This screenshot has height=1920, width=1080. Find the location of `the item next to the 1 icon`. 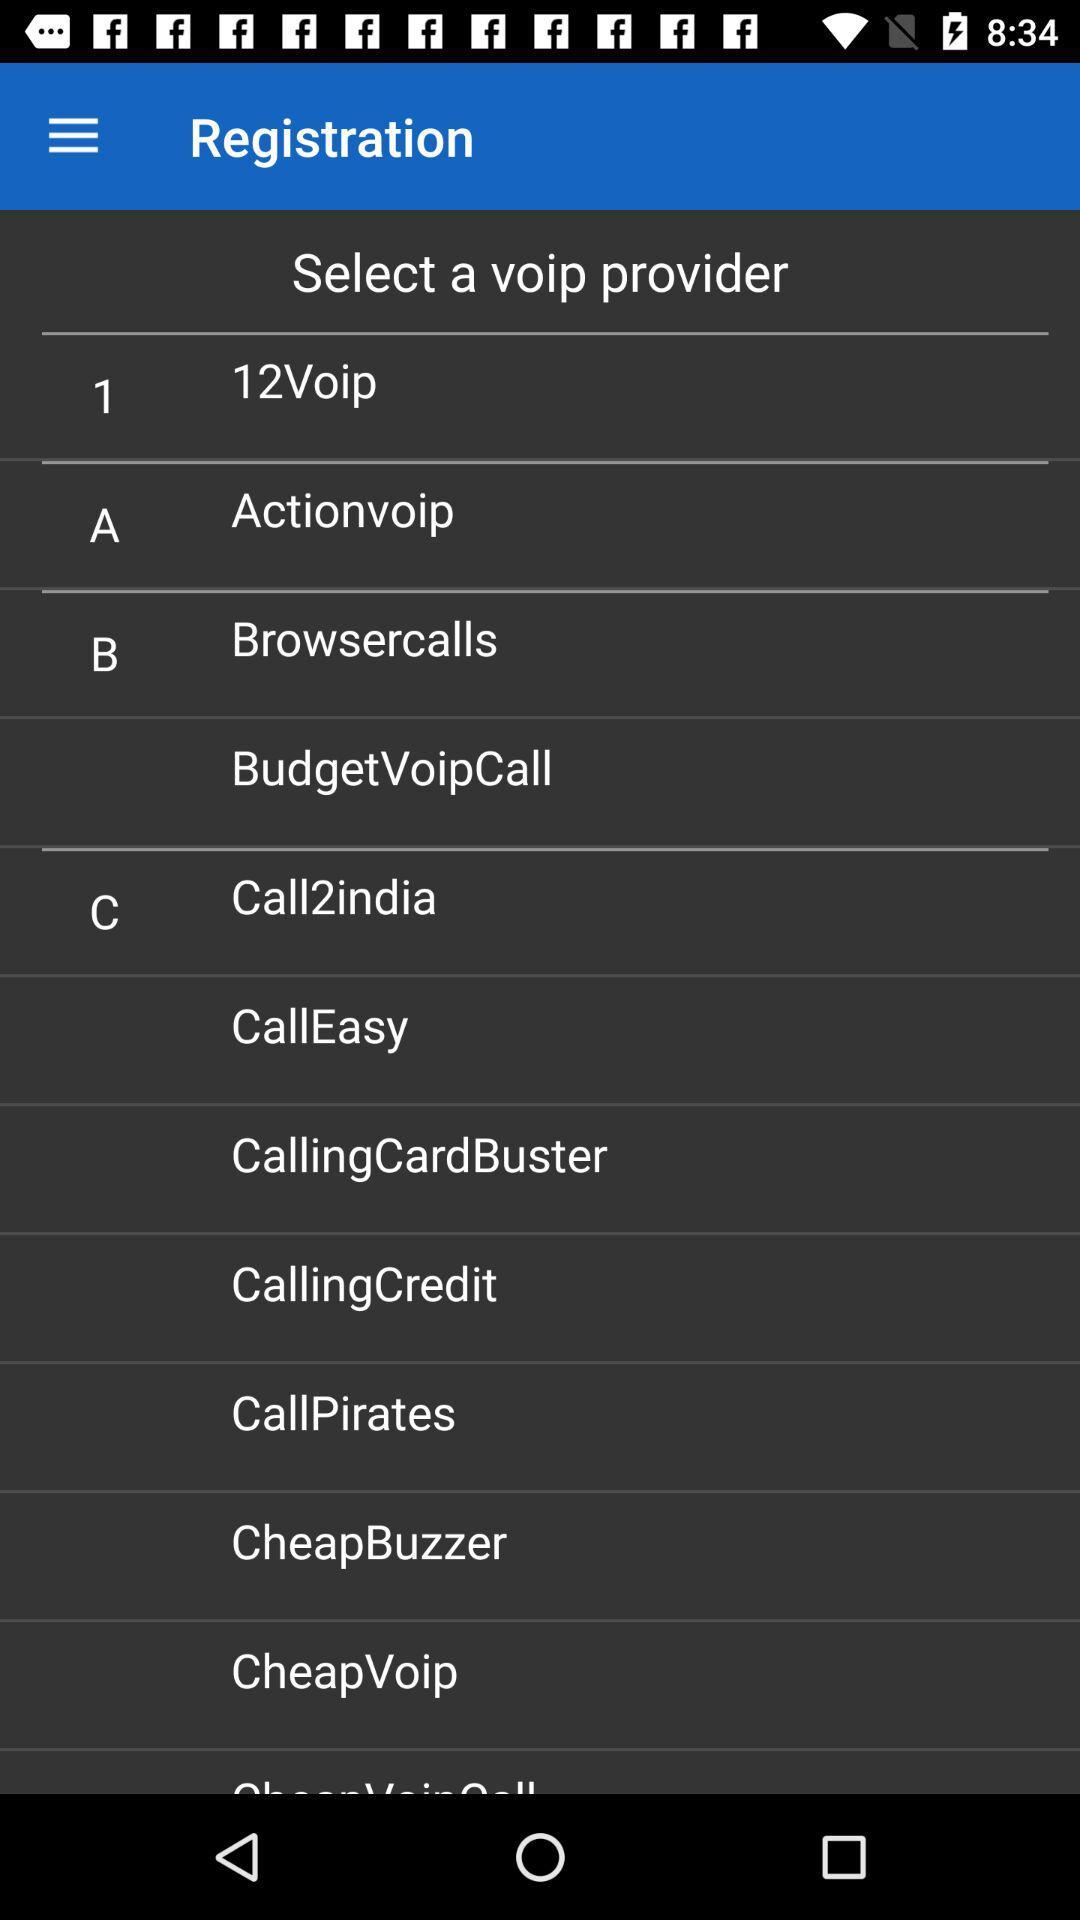

the item next to the 1 icon is located at coordinates (312, 379).